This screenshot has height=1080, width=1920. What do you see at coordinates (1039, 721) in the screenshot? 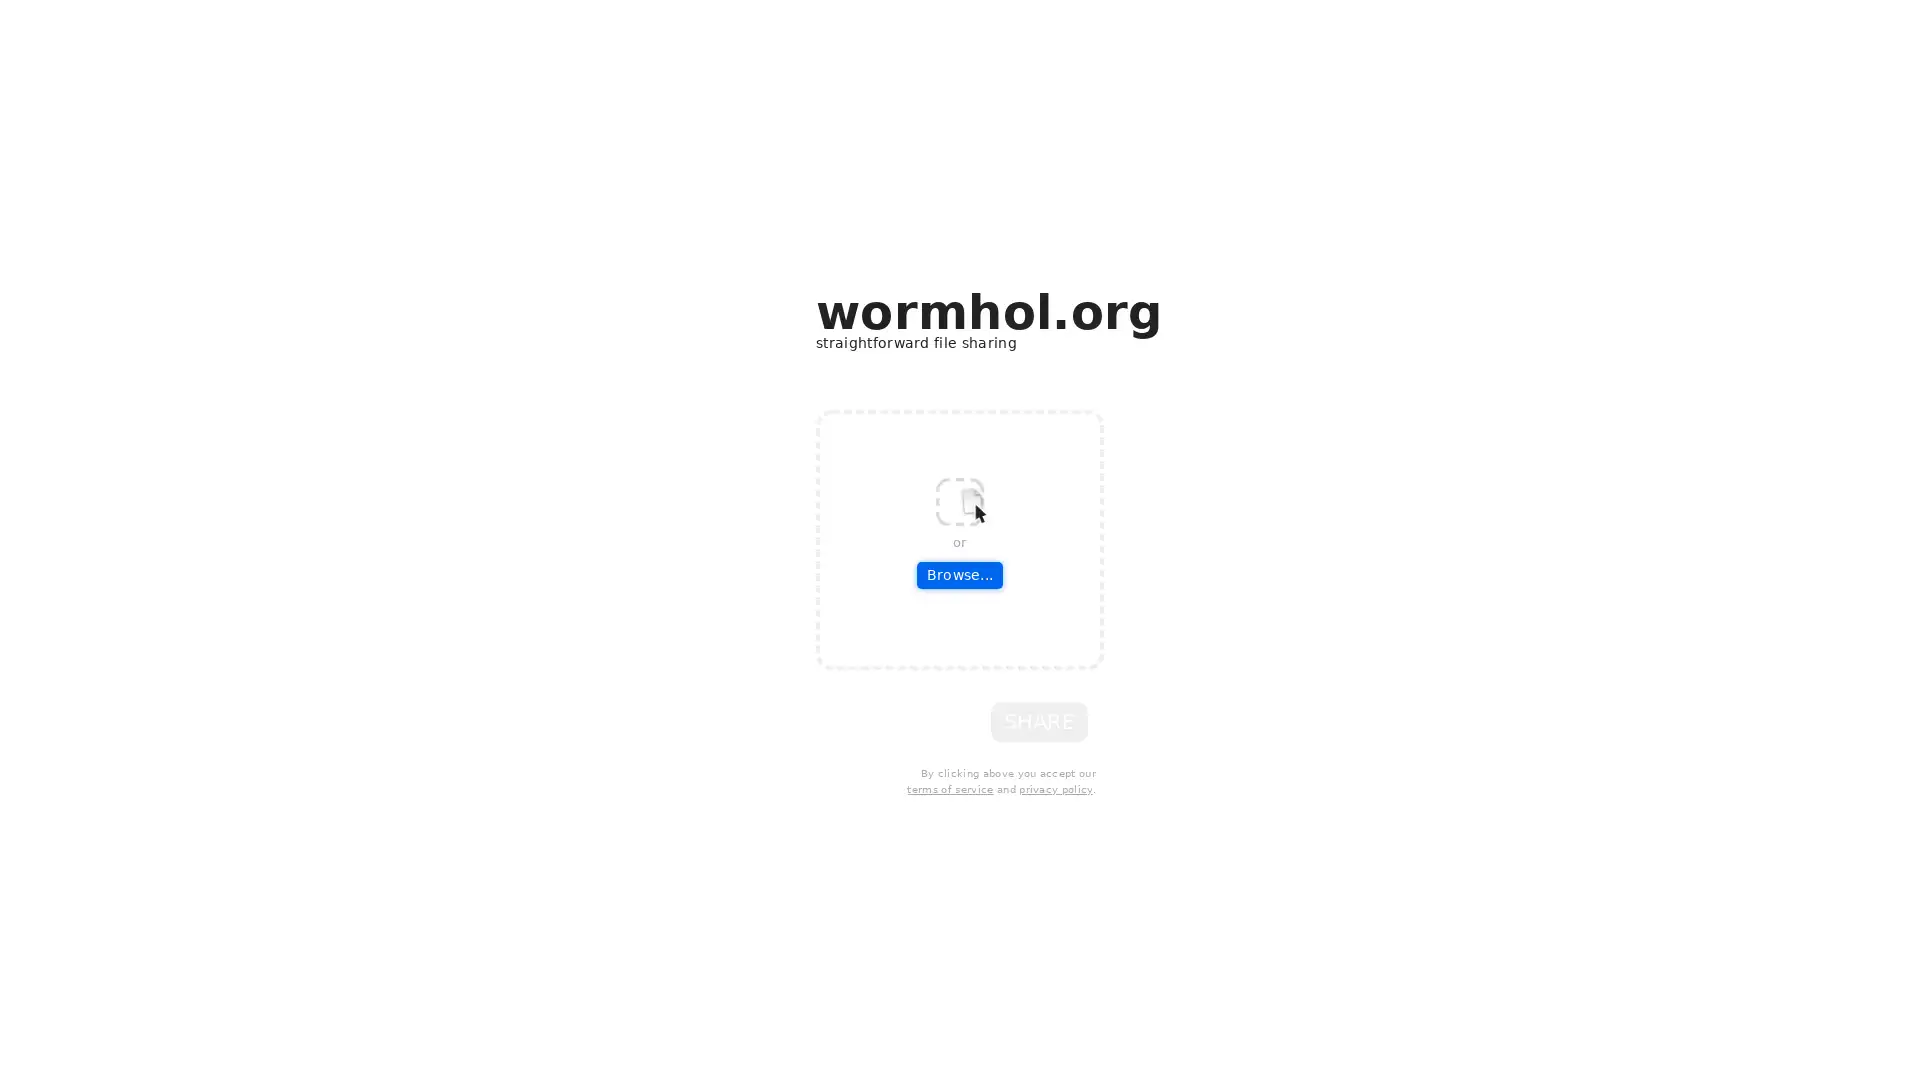
I see `SHARE` at bounding box center [1039, 721].